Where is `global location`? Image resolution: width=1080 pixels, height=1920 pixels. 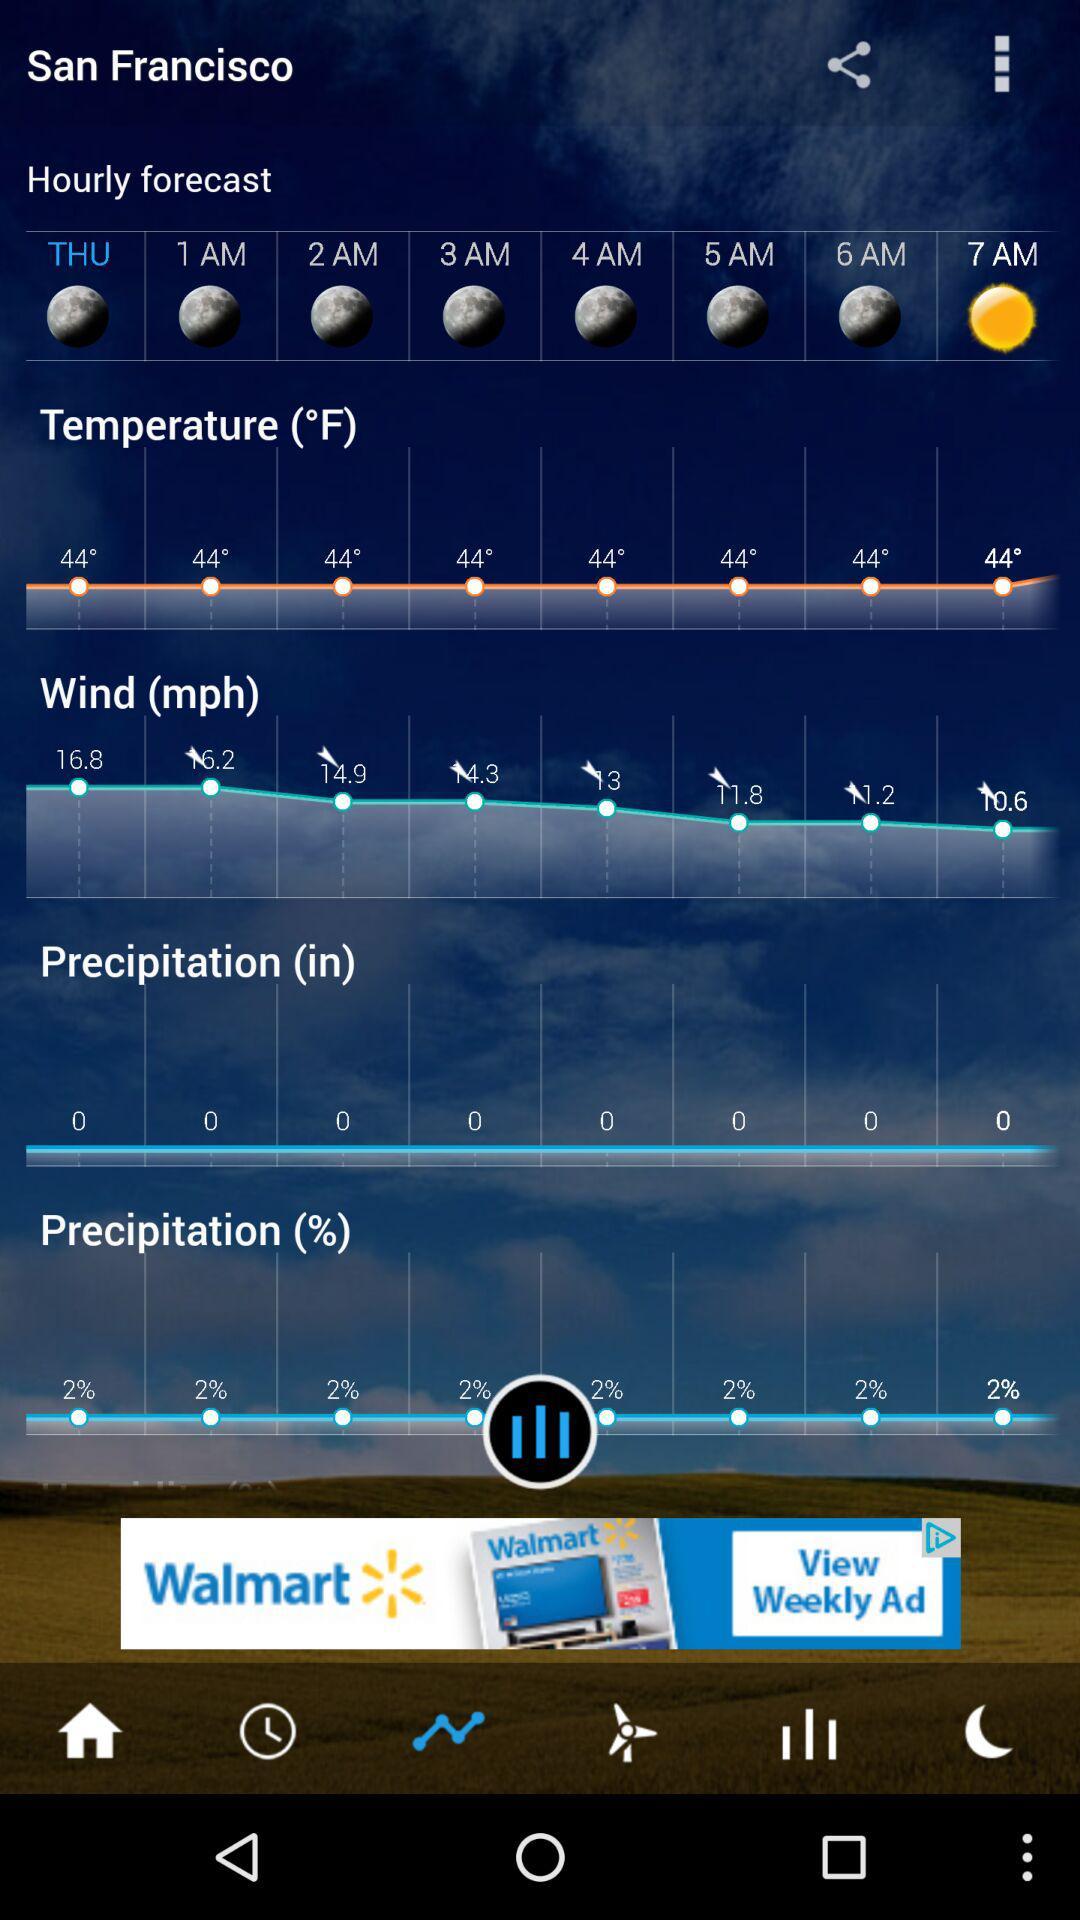 global location is located at coordinates (848, 63).